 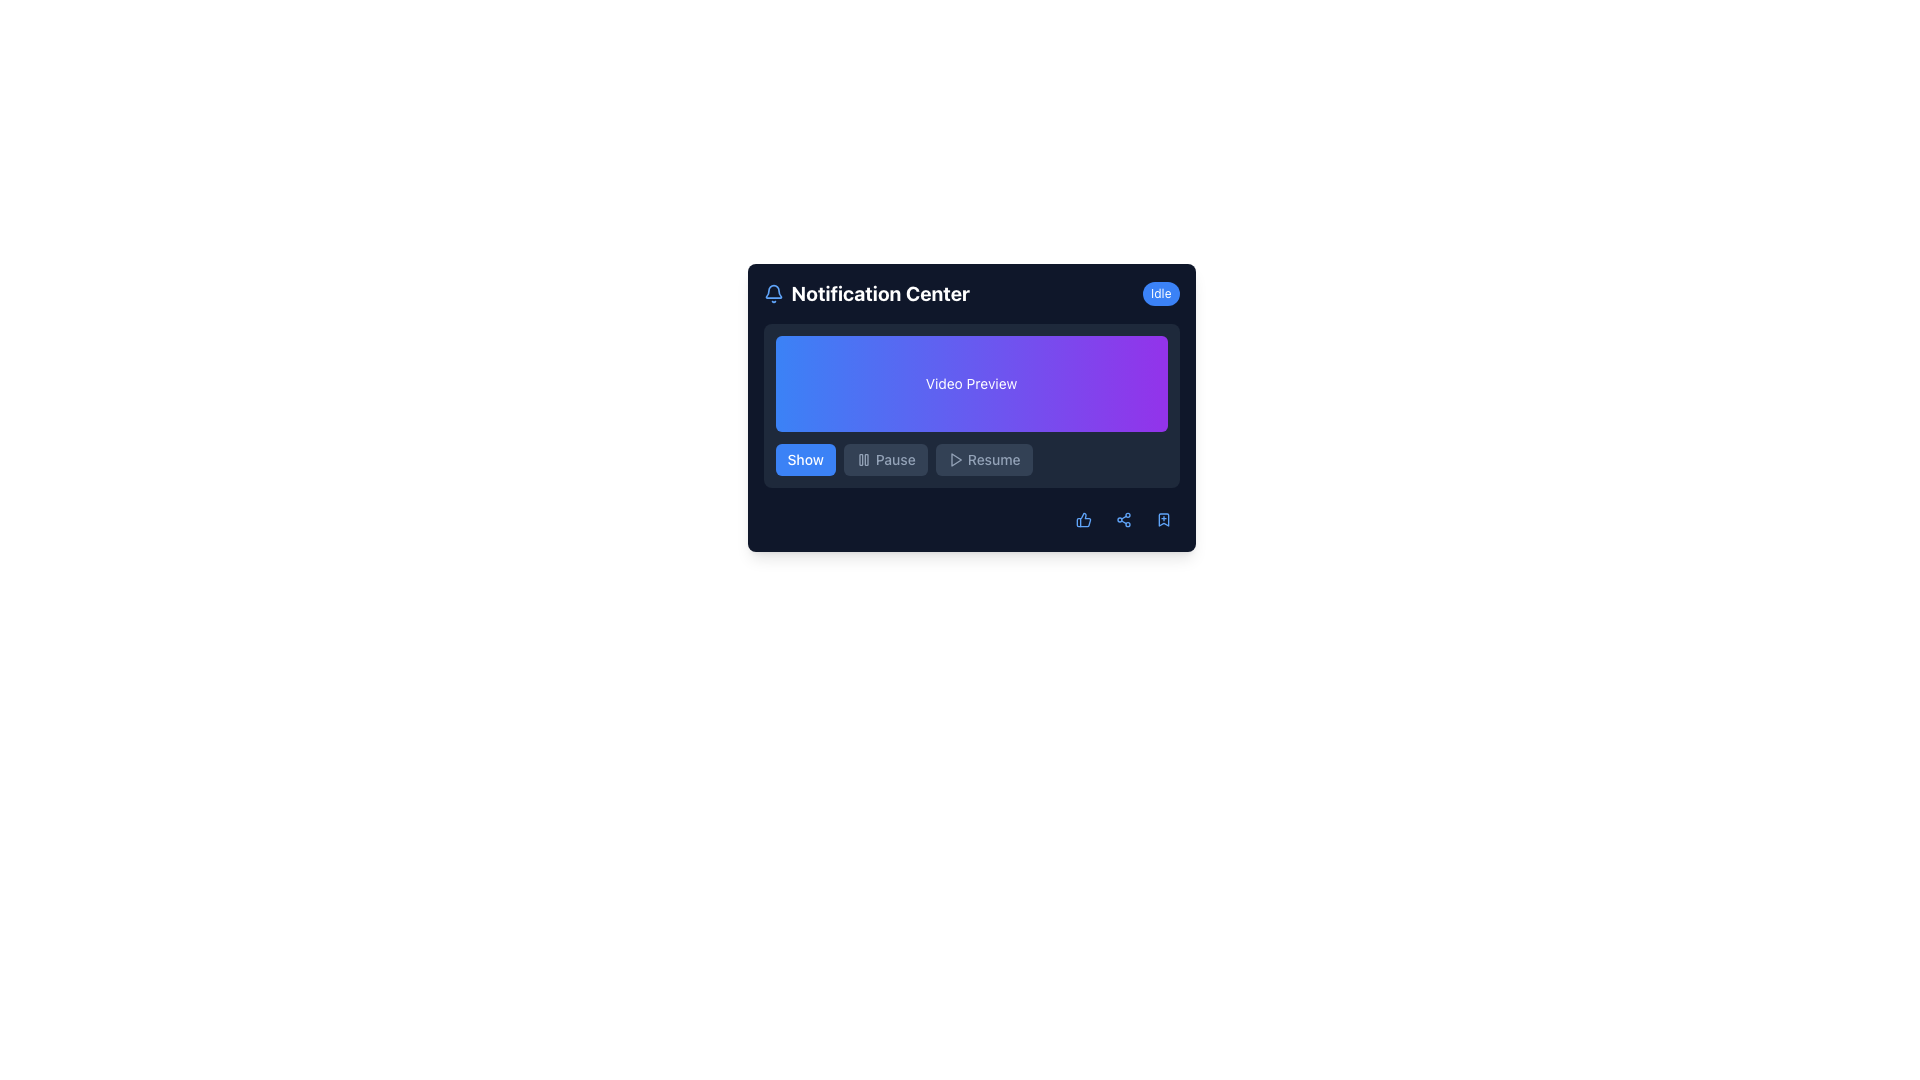 I want to click on the second button, so click(x=902, y=459).